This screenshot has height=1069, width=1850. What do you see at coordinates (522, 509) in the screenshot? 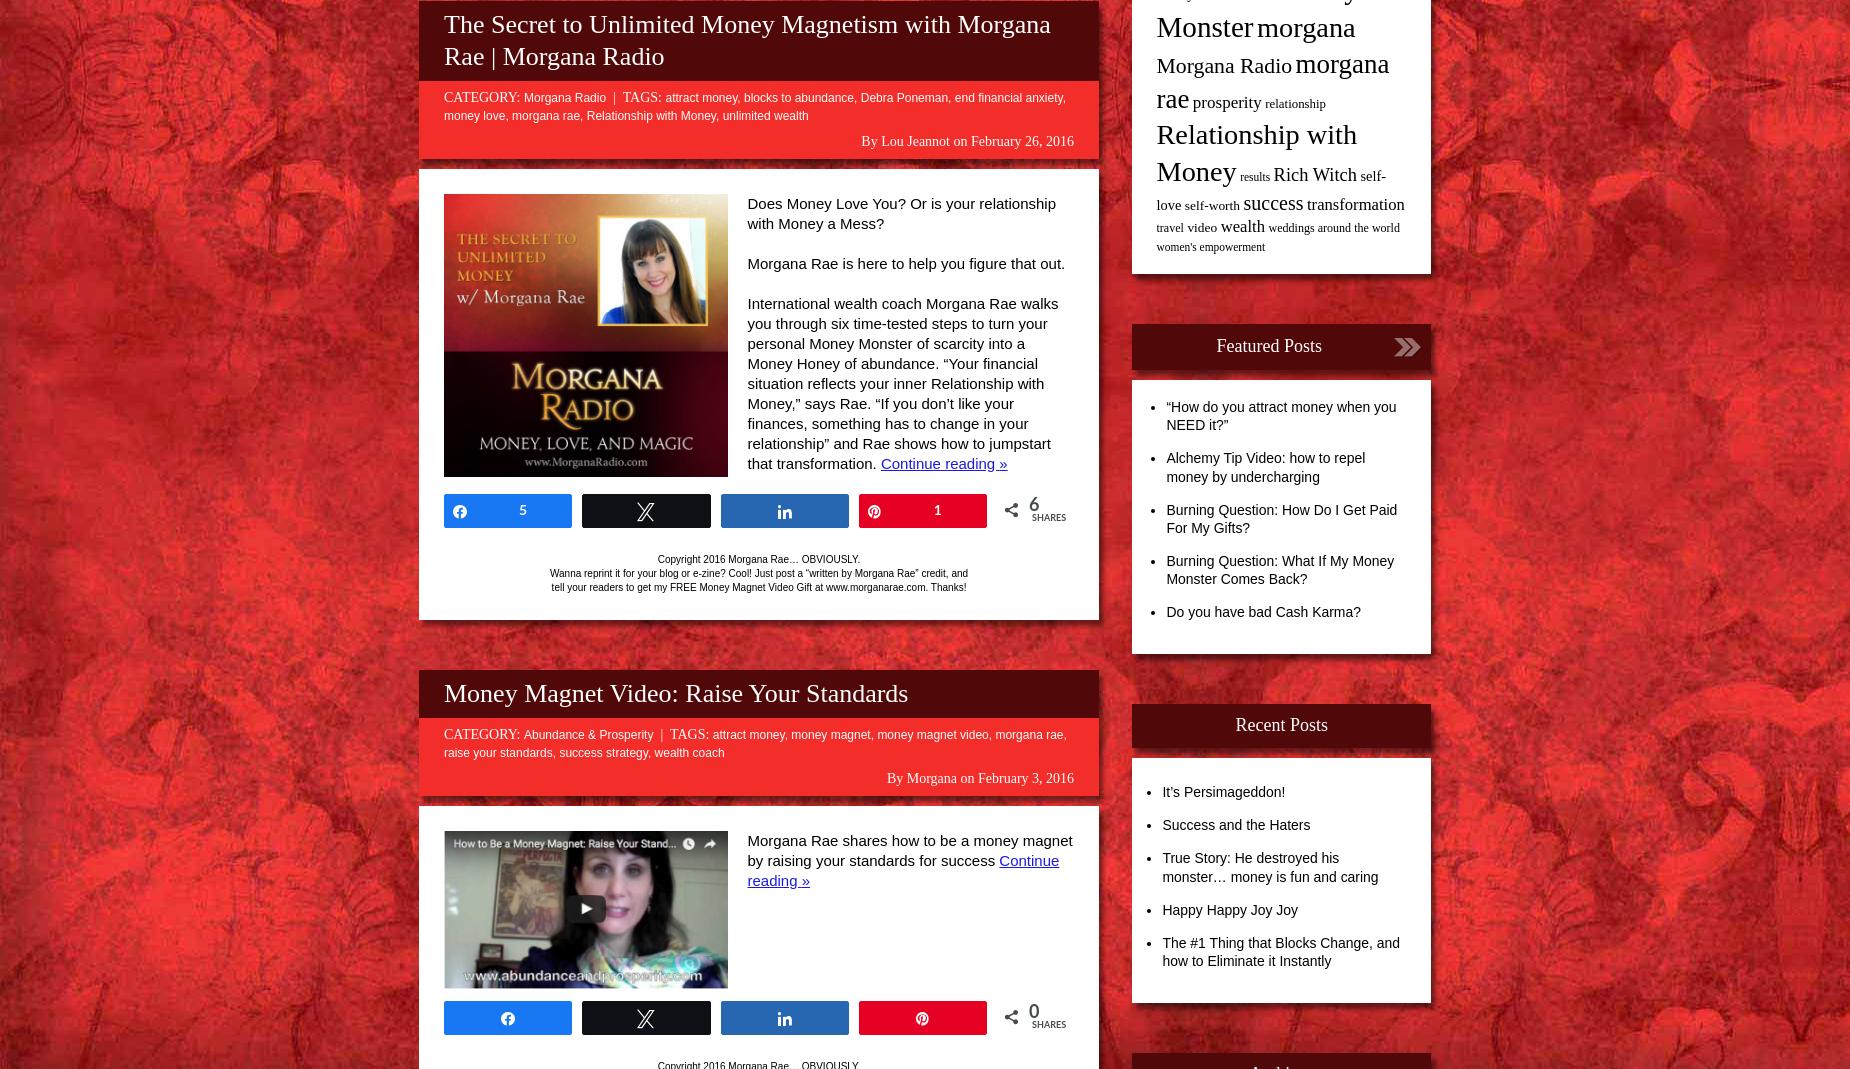
I see `'5'` at bounding box center [522, 509].